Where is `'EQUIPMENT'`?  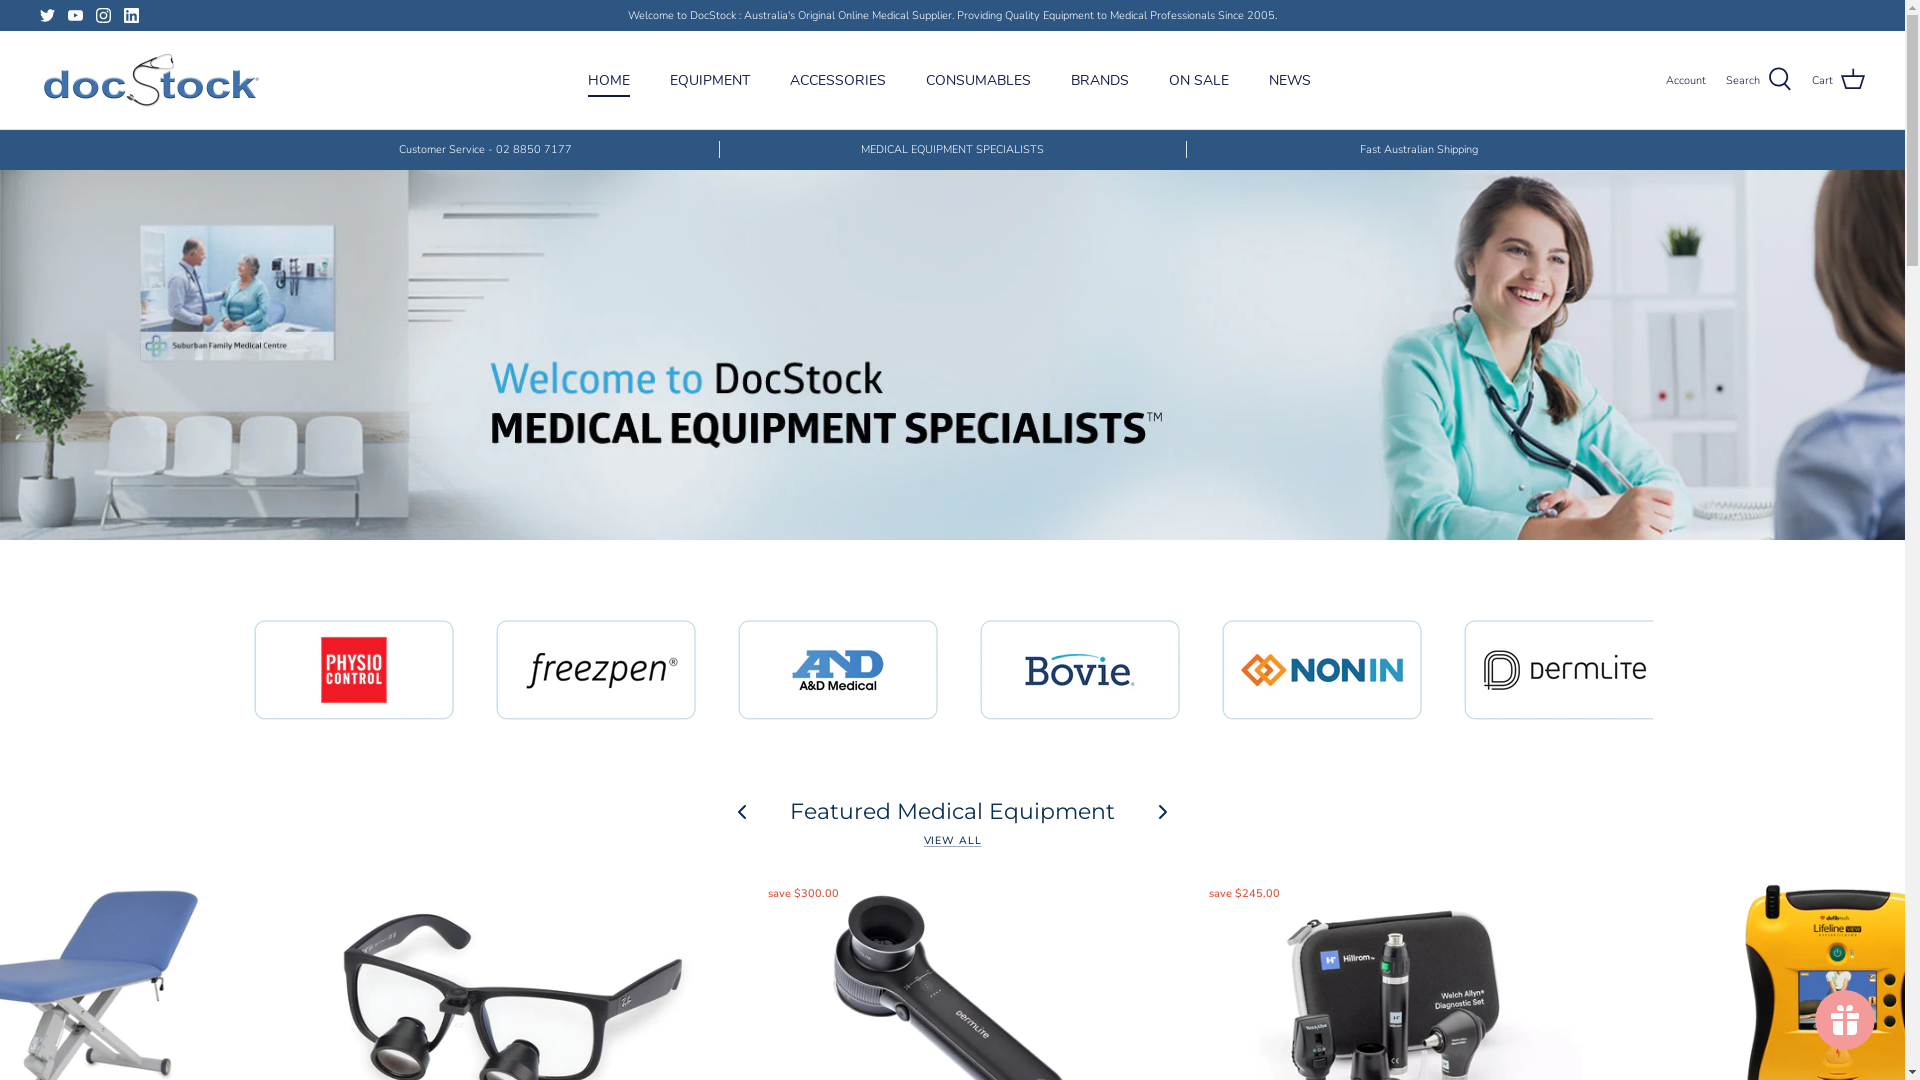
'EQUIPMENT' is located at coordinates (710, 79).